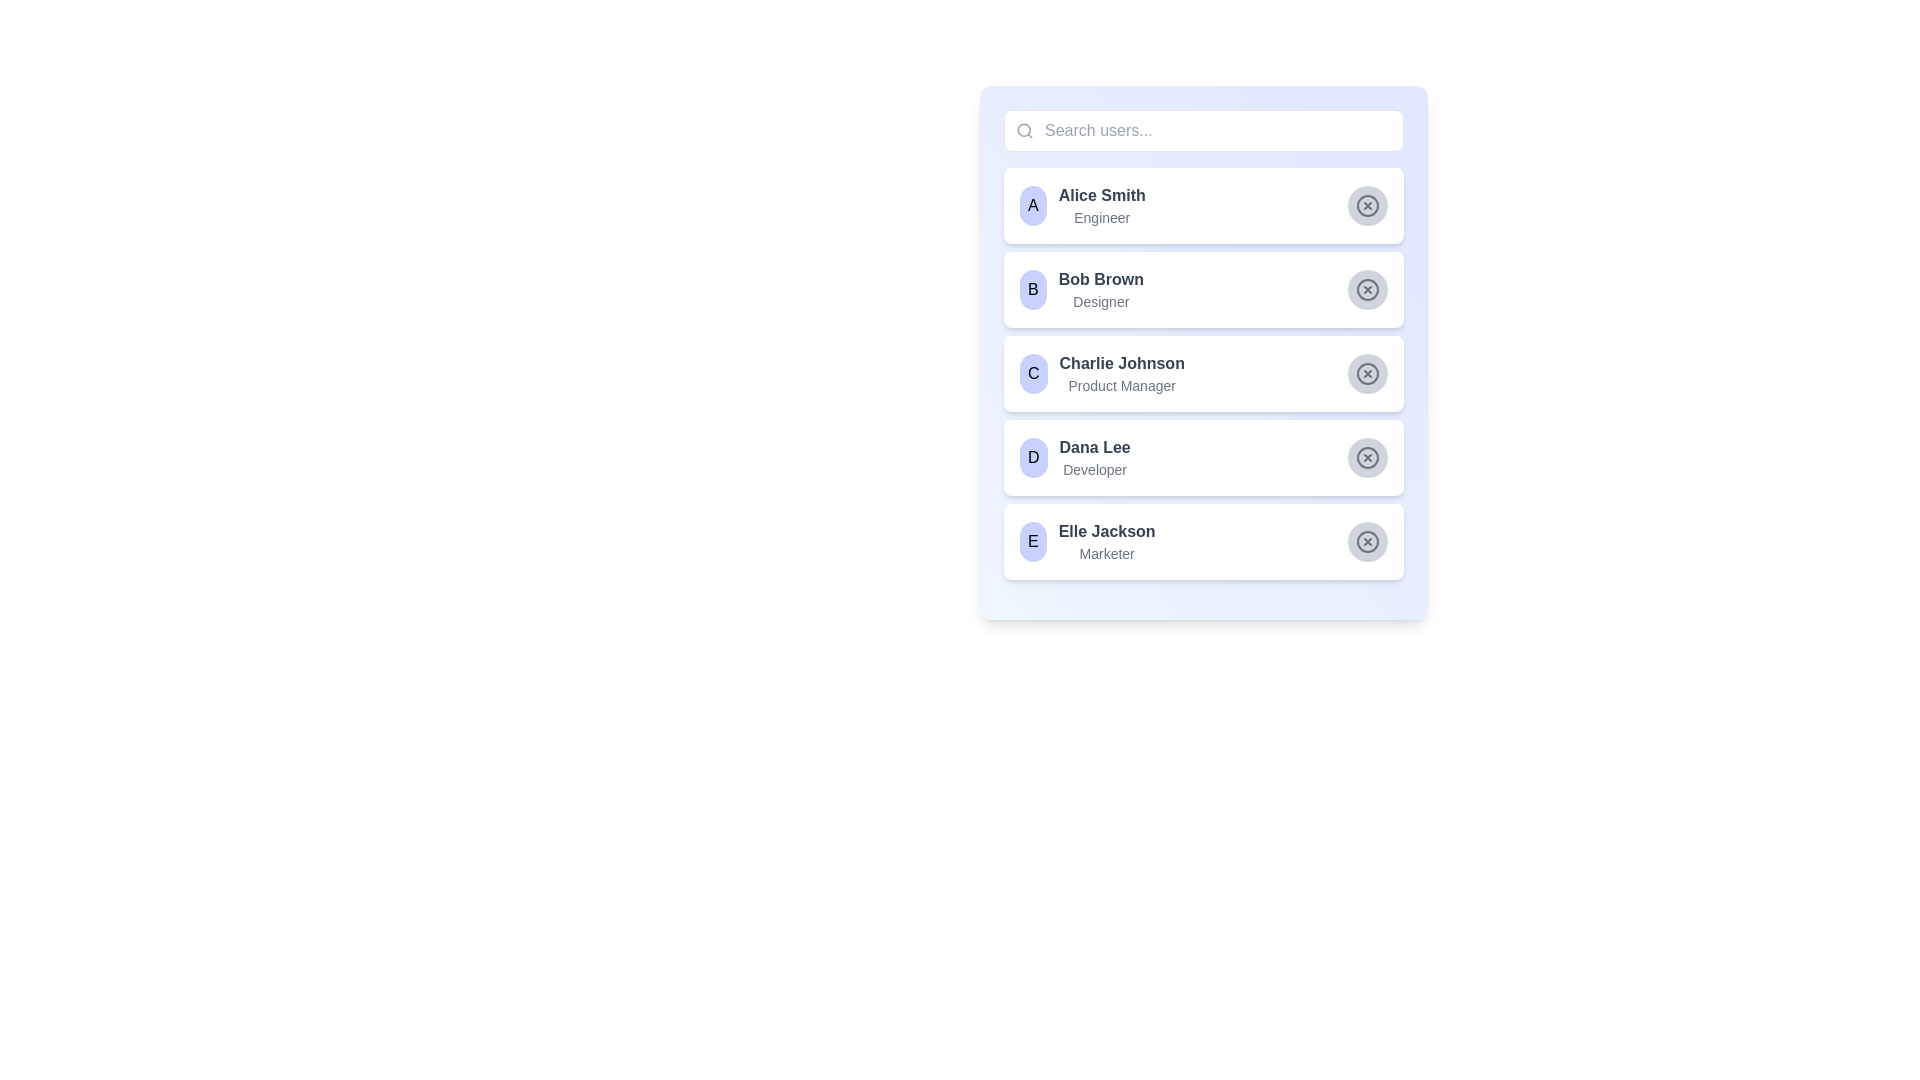 Image resolution: width=1920 pixels, height=1080 pixels. I want to click on the user profile element displaying the avatar with 'A', name 'Alice Smith', and title 'Engineer', which is the first element in the list of user profiles located just below the search bar, so click(1081, 205).